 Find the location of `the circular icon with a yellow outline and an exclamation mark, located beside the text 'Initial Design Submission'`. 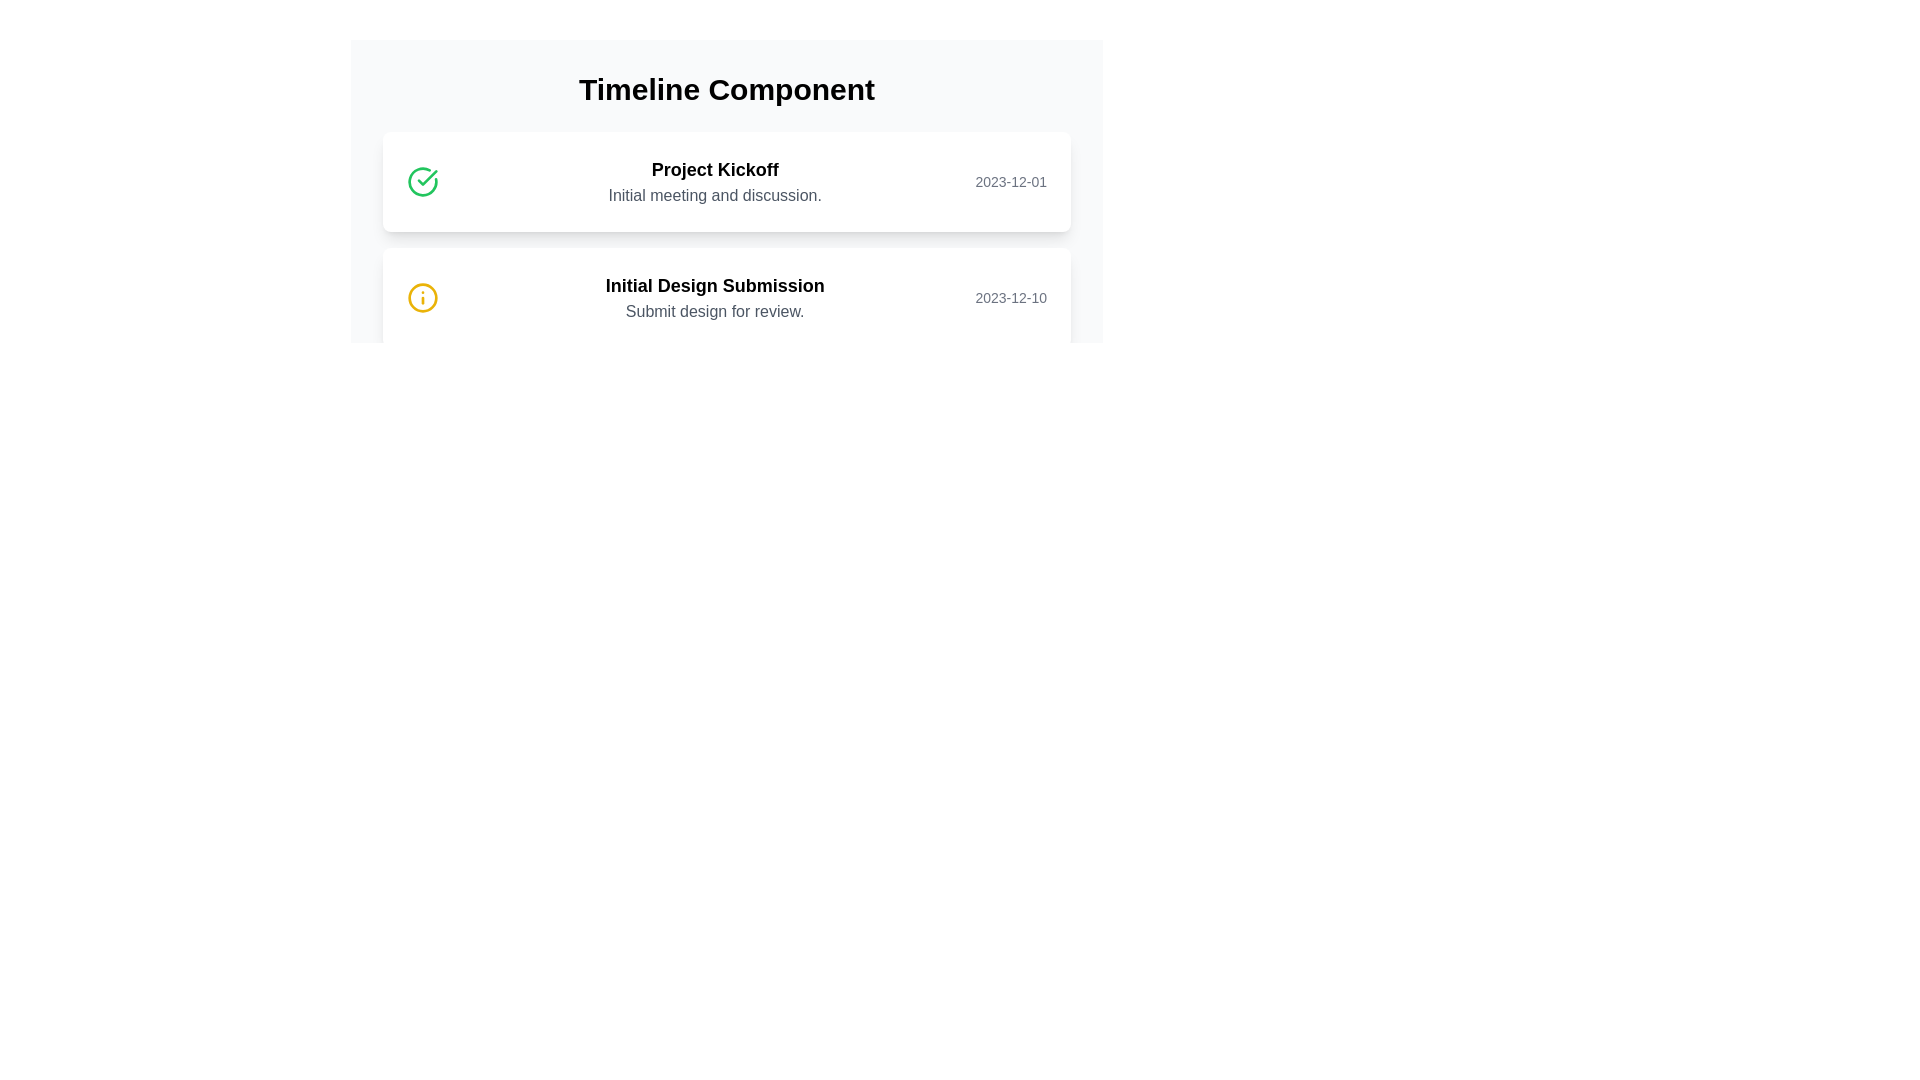

the circular icon with a yellow outline and an exclamation mark, located beside the text 'Initial Design Submission' is located at coordinates (421, 297).